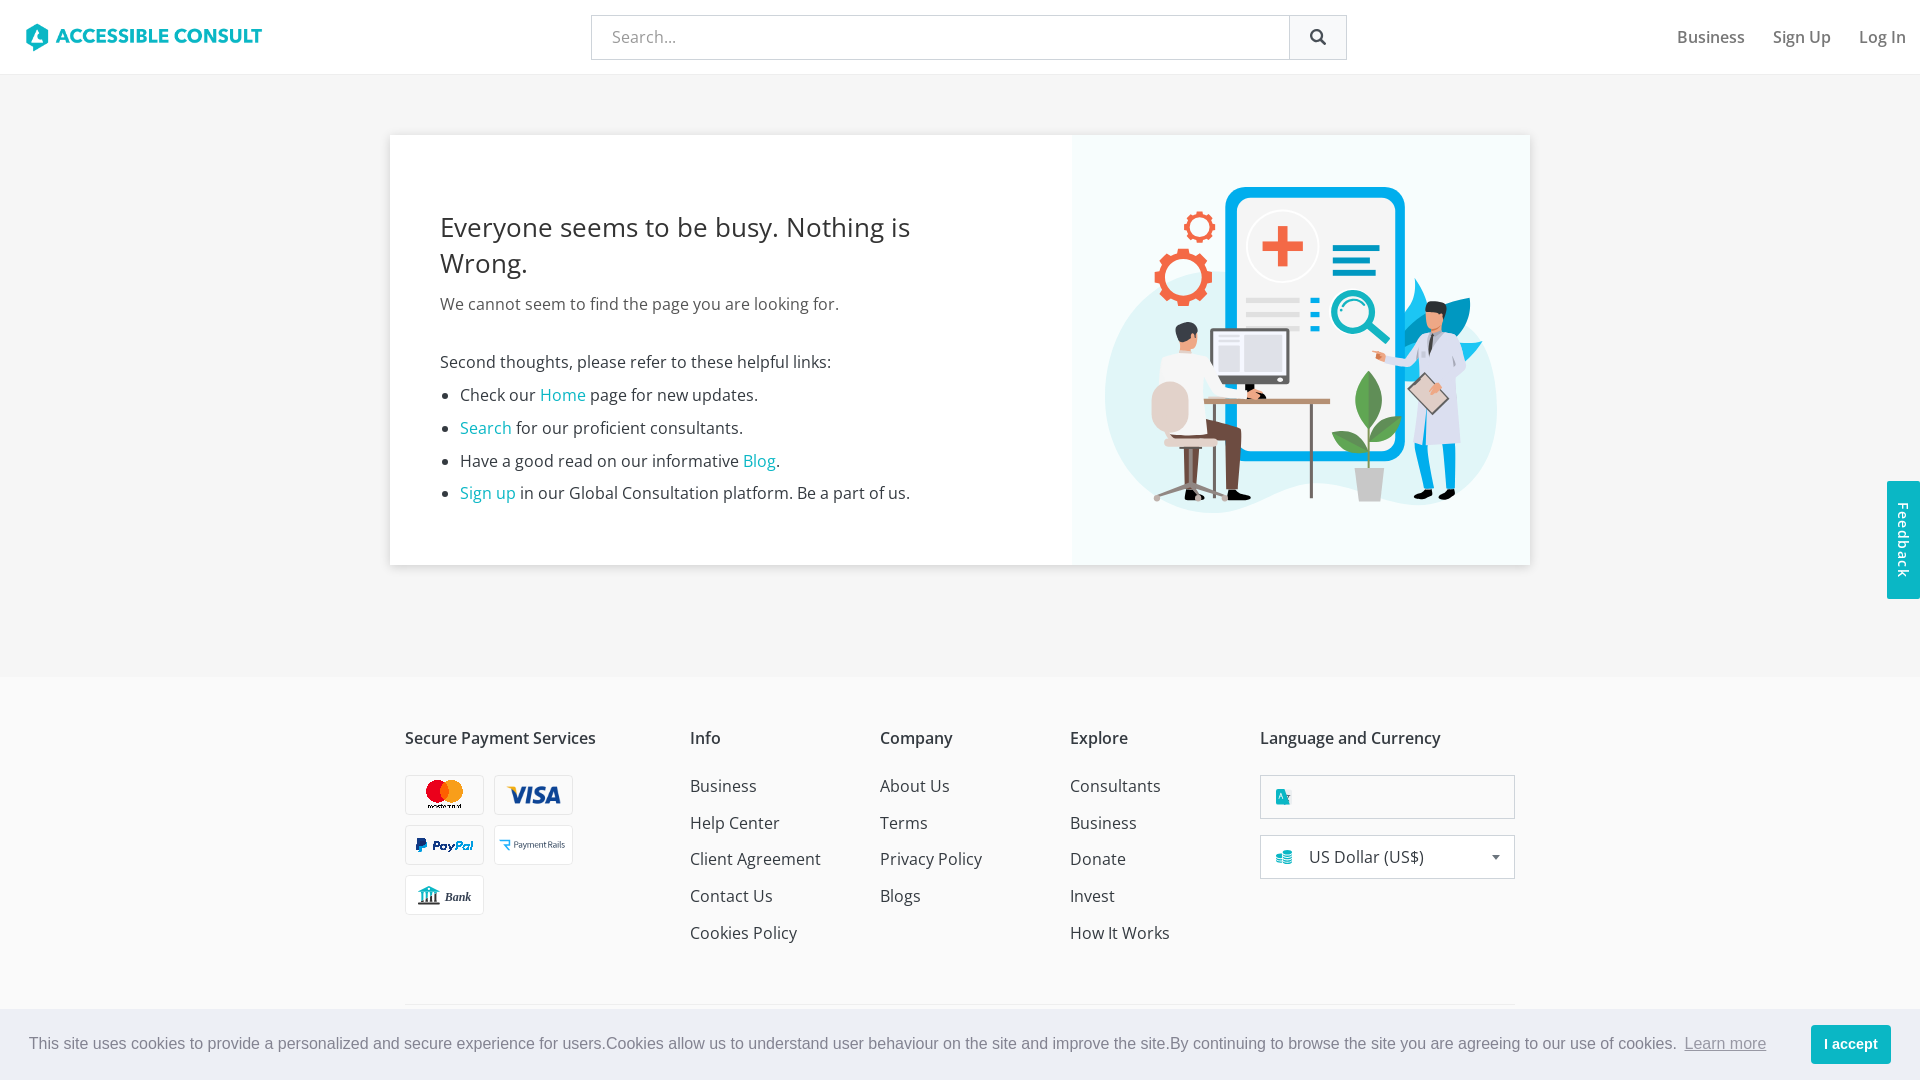  Describe the element at coordinates (1097, 858) in the screenshot. I see `'Donate'` at that location.